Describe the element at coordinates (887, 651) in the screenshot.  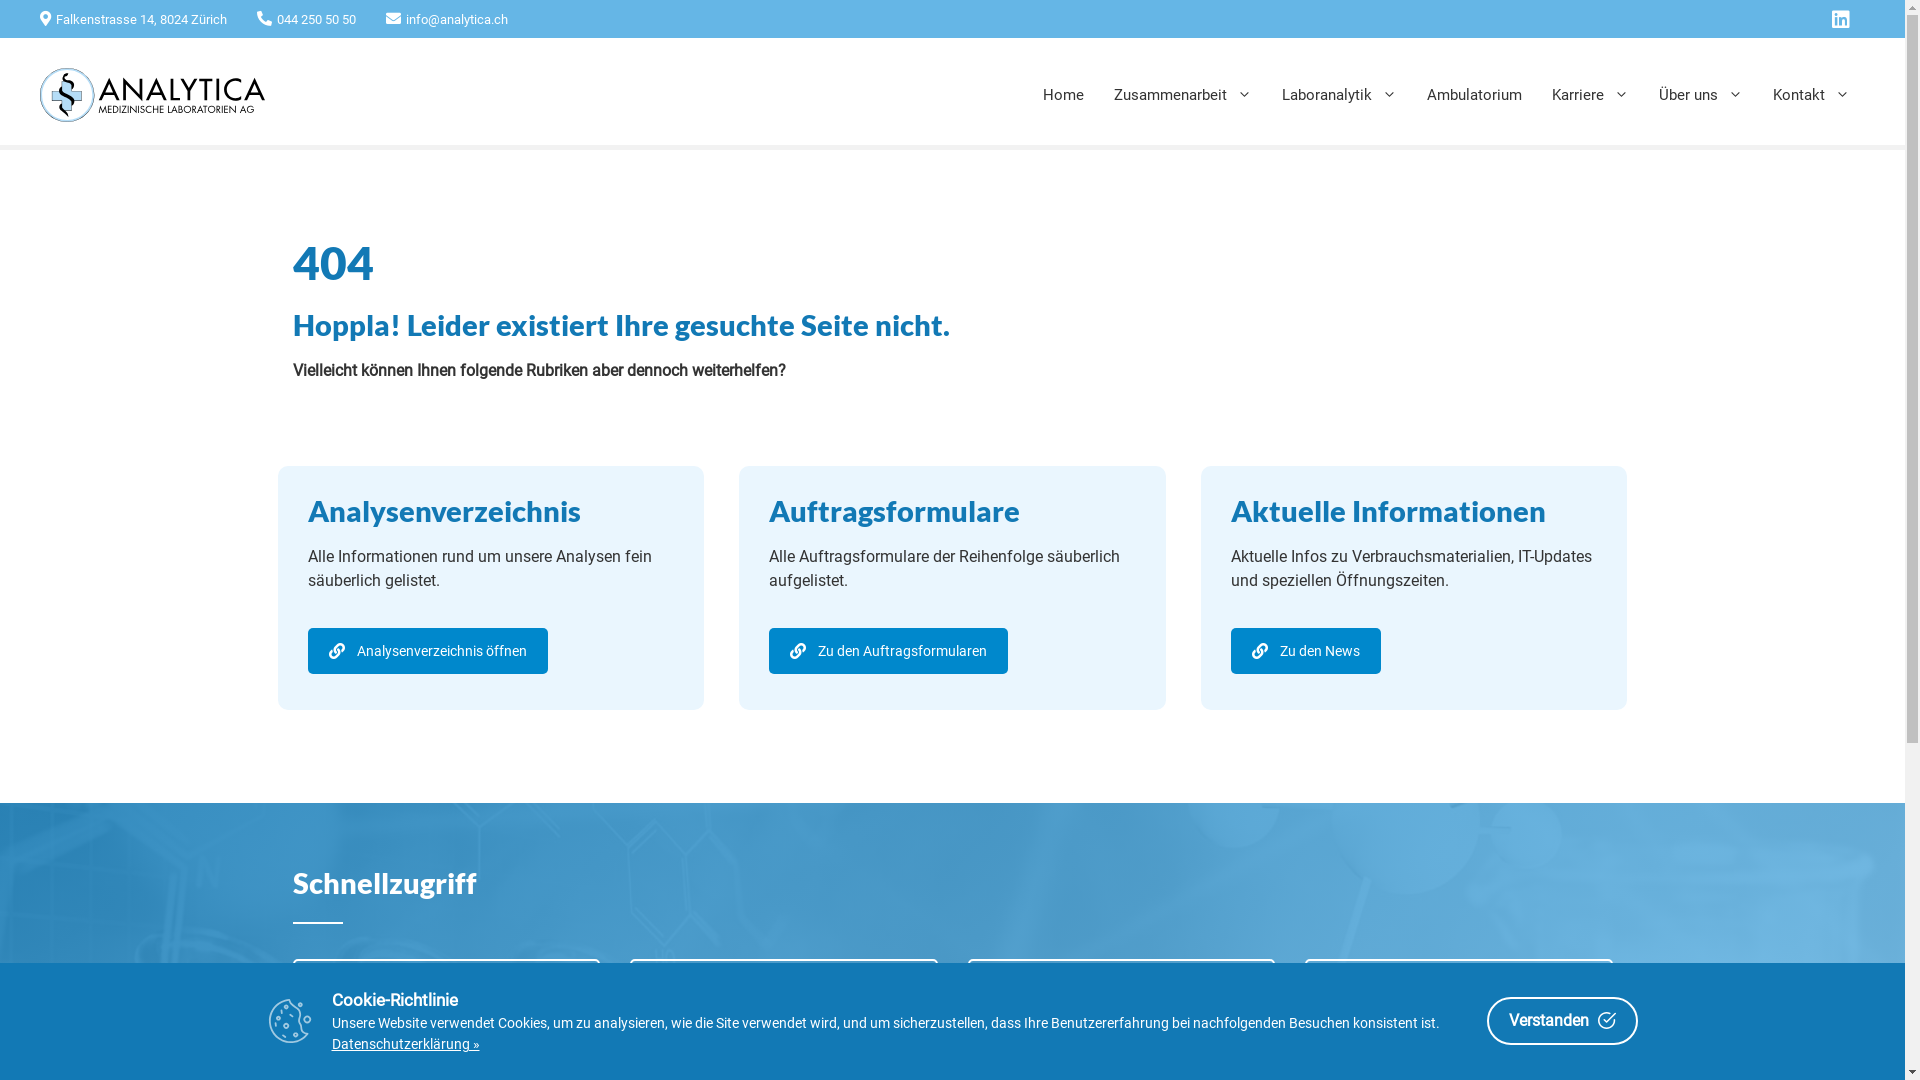
I see `'Zu den Auftragsformularen'` at that location.